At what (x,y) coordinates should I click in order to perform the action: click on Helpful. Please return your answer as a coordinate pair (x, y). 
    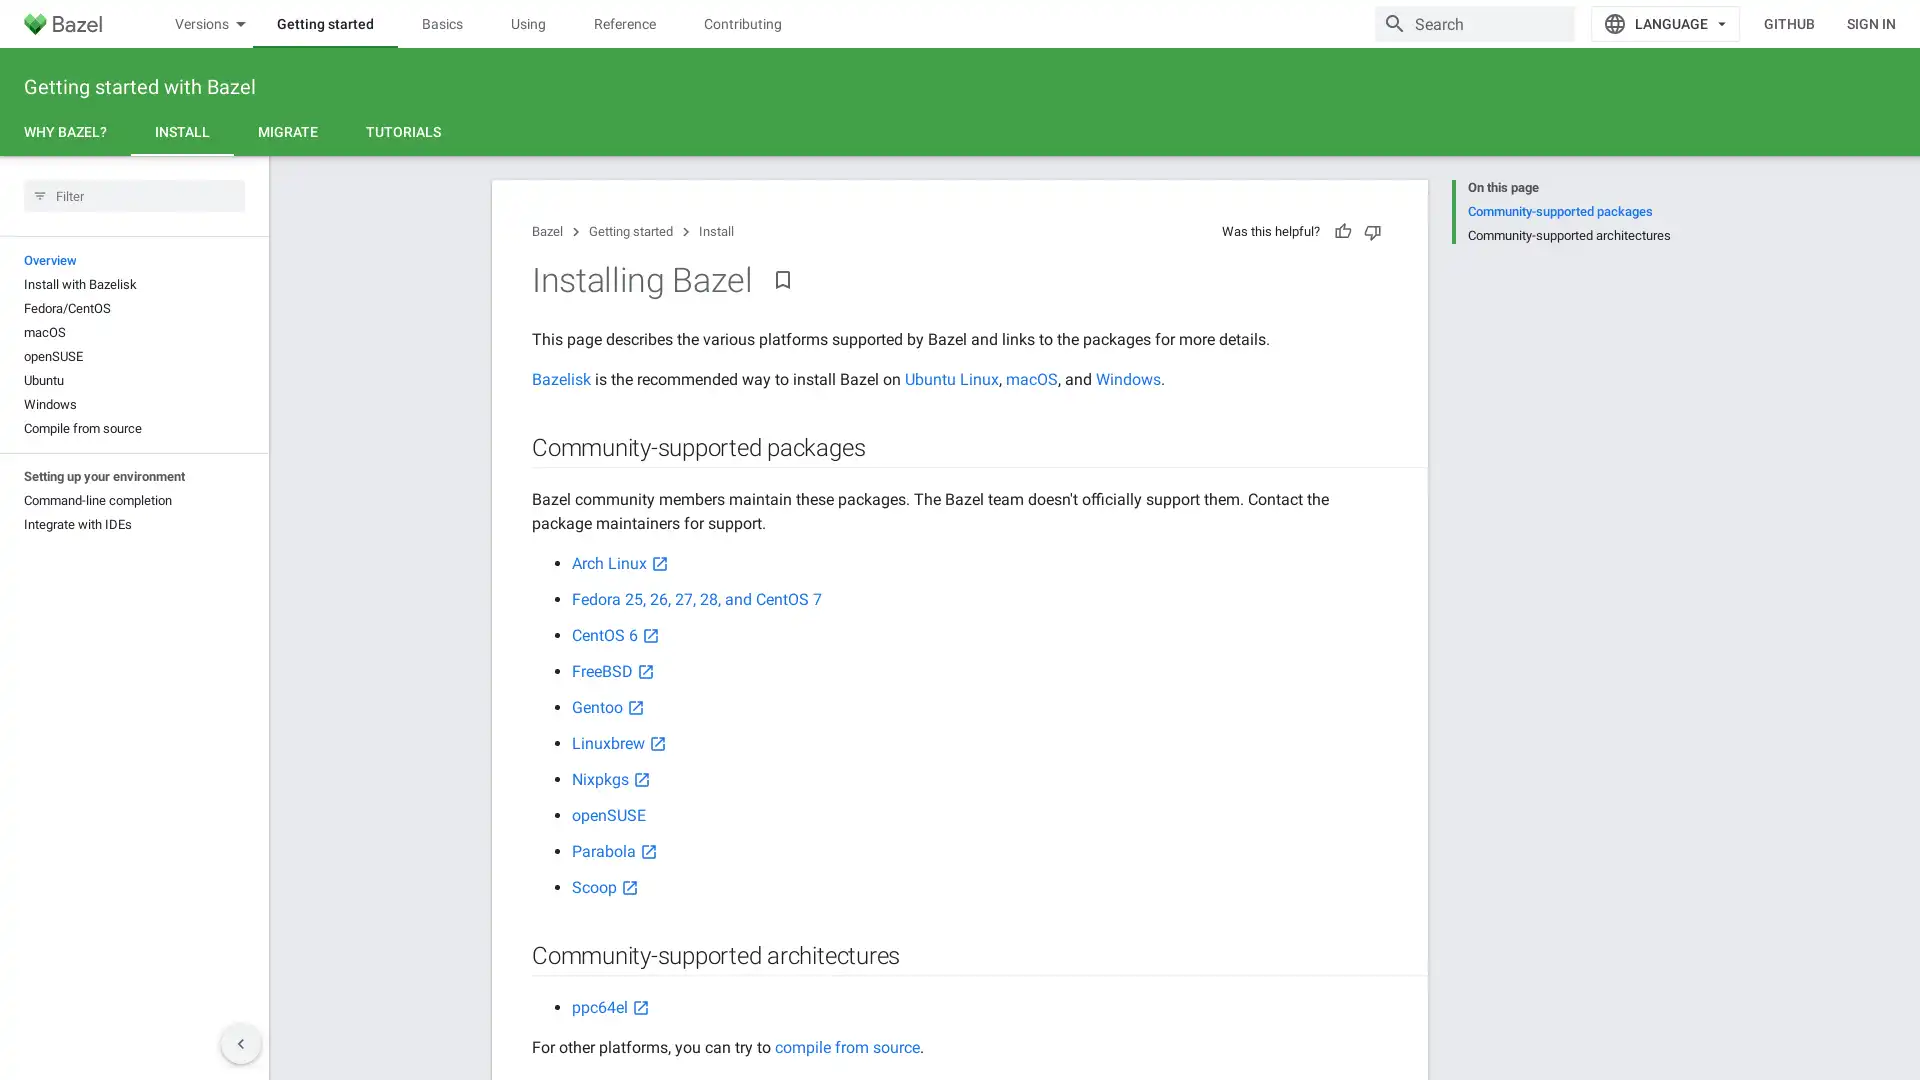
    Looking at the image, I should click on (1343, 230).